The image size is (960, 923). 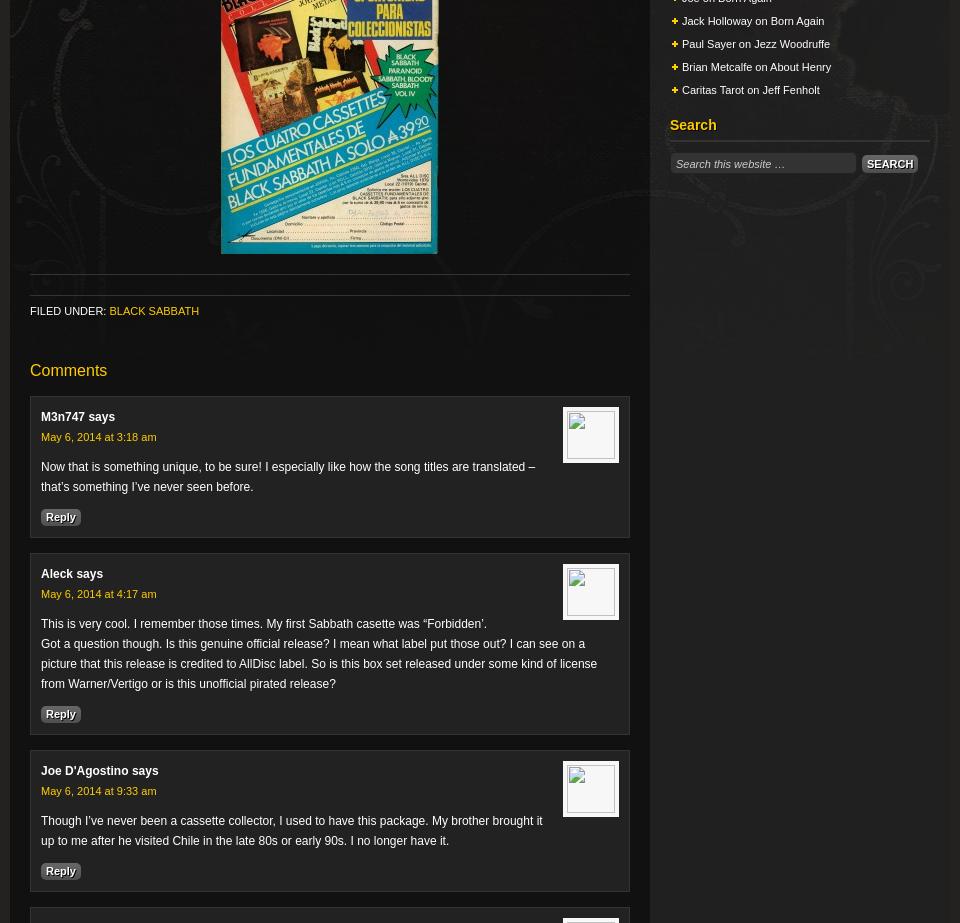 I want to click on 'May 6, 2014 at 9:33 am', so click(x=98, y=790).